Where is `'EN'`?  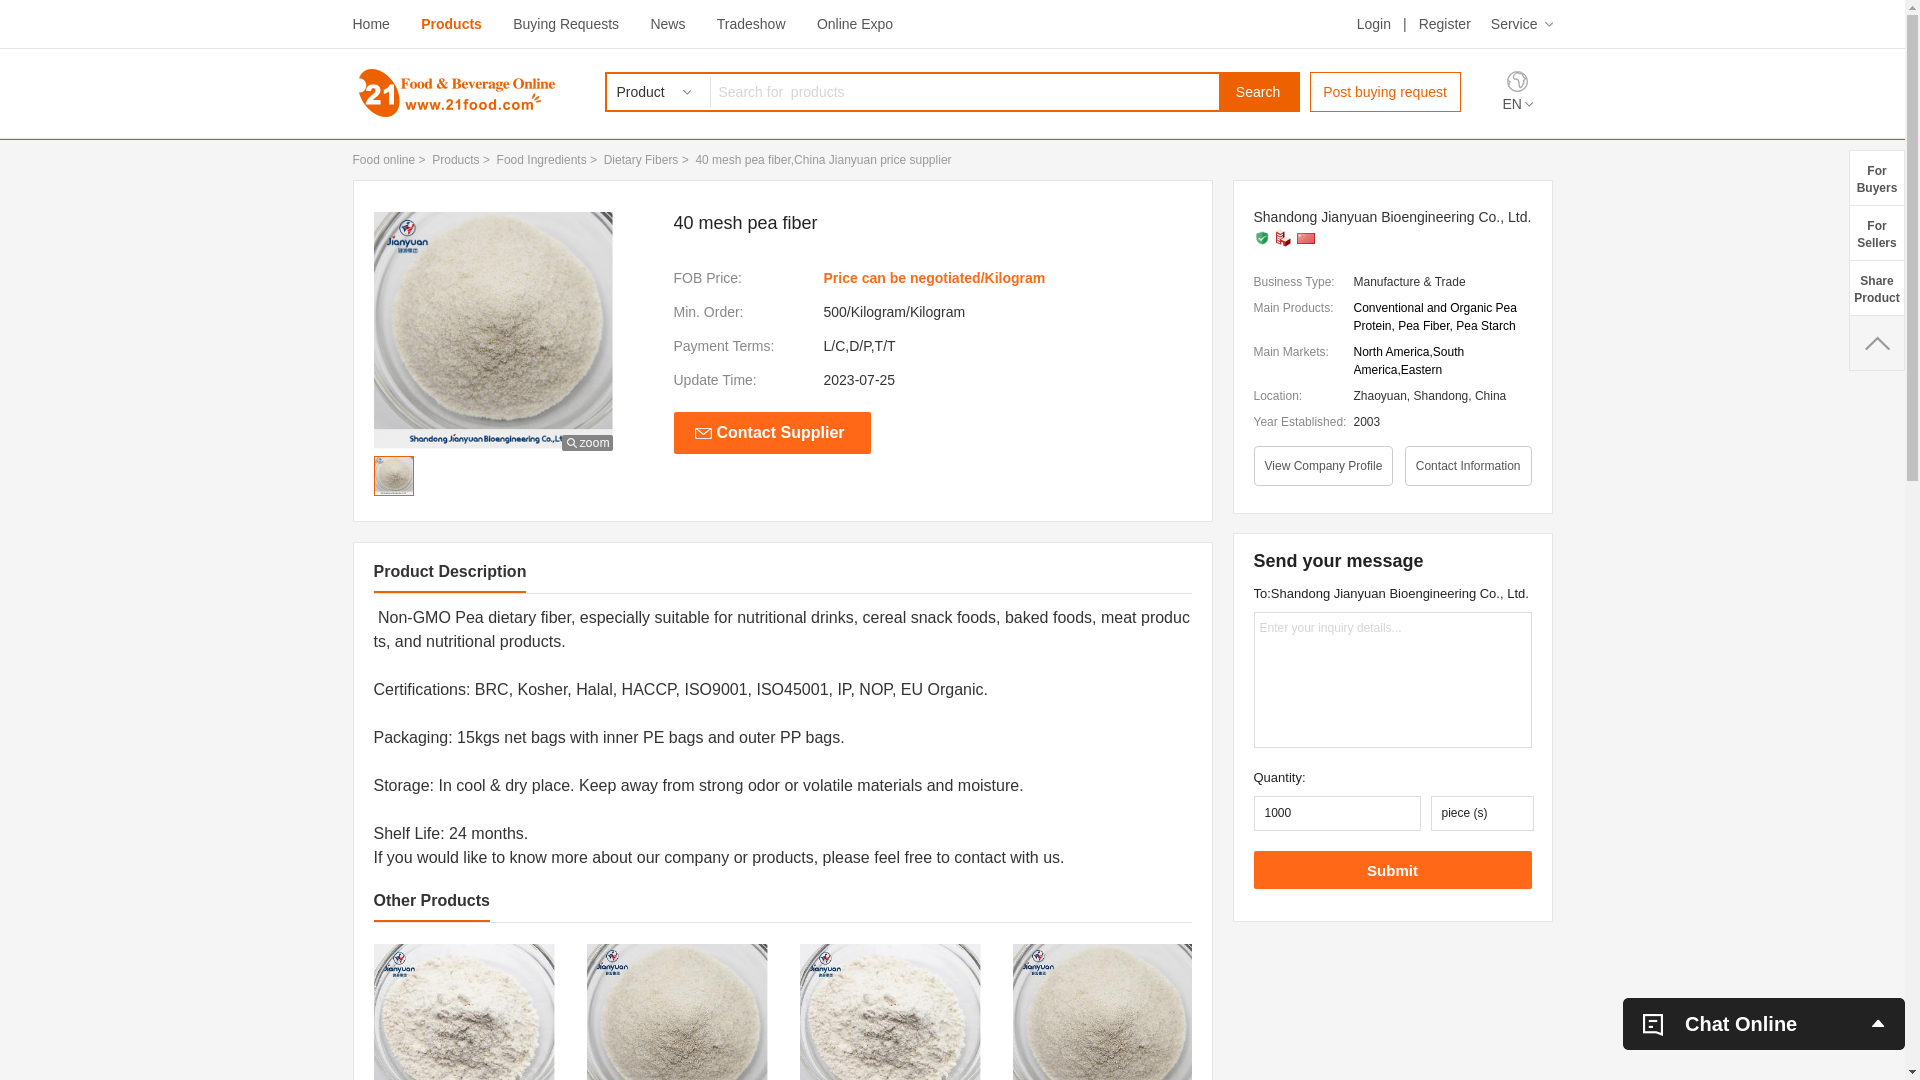
'EN' is located at coordinates (1516, 104).